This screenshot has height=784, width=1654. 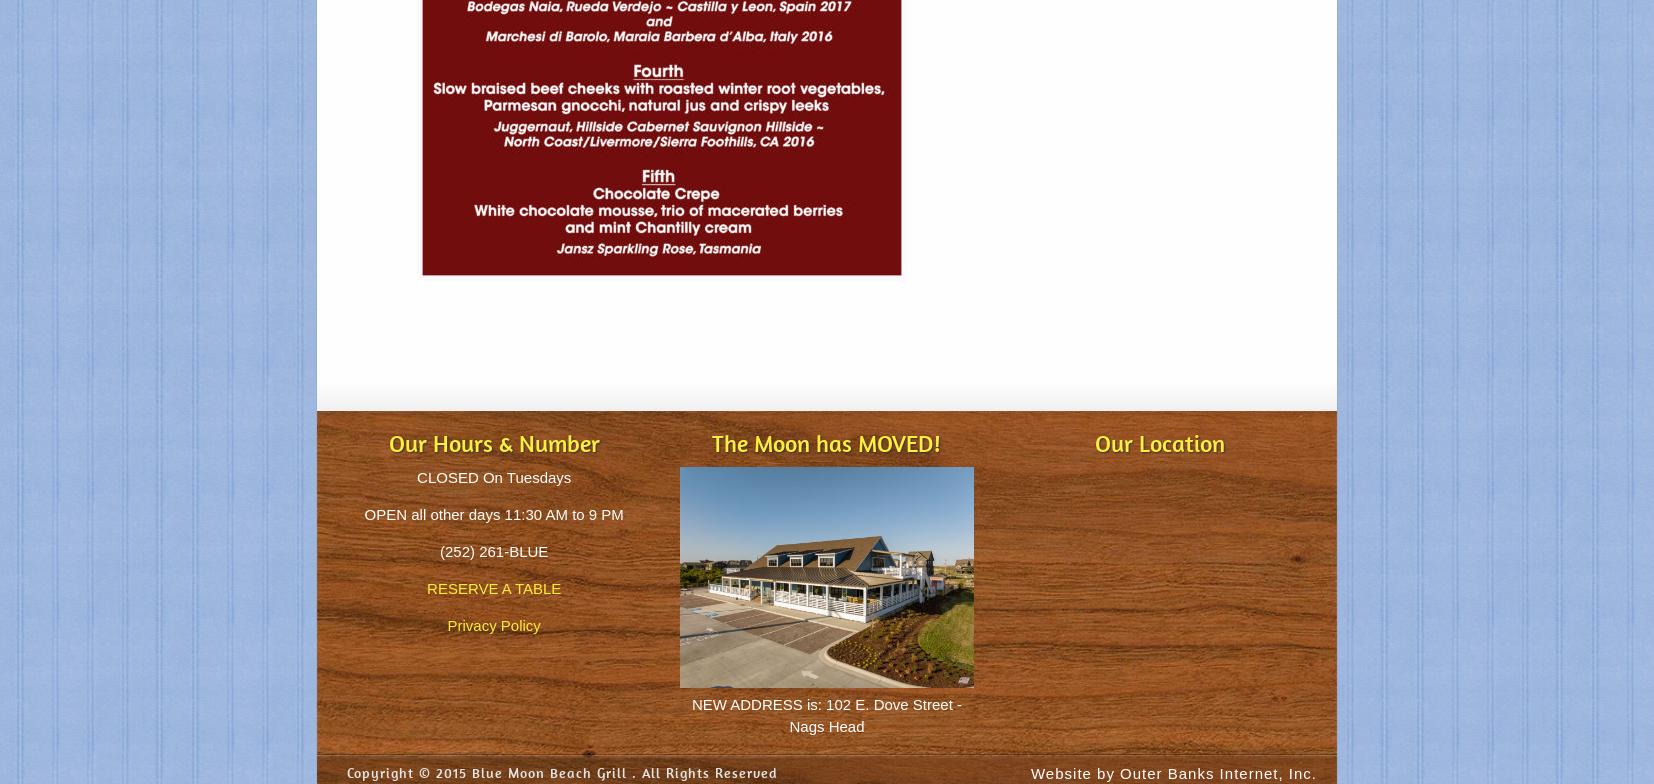 What do you see at coordinates (562, 772) in the screenshot?
I see `'Copyright © 2015 Blue Moon Beach Grill . All Rights Reserved'` at bounding box center [562, 772].